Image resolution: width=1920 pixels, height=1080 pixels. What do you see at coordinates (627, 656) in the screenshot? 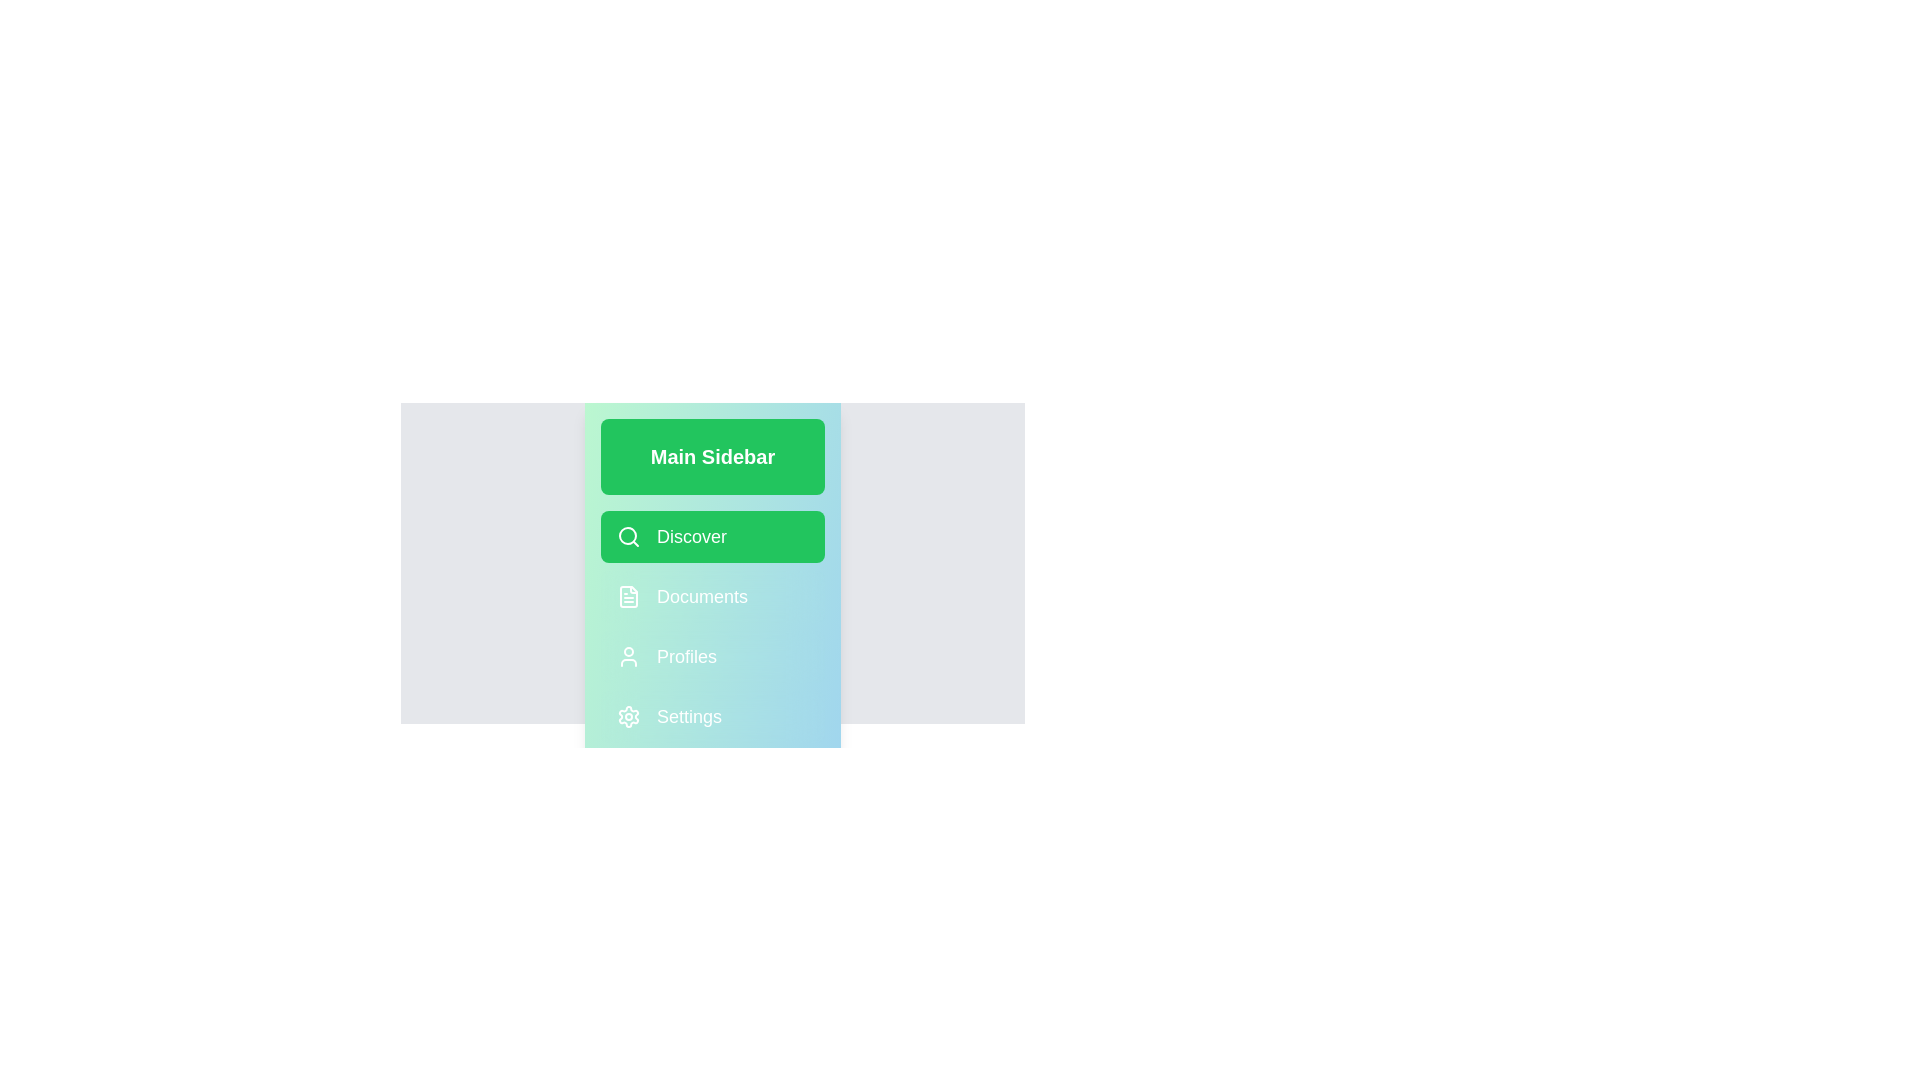
I see `the user outline icon with a black stroke and light green background located in the sidebar menu under the 'Profiles' section` at bounding box center [627, 656].